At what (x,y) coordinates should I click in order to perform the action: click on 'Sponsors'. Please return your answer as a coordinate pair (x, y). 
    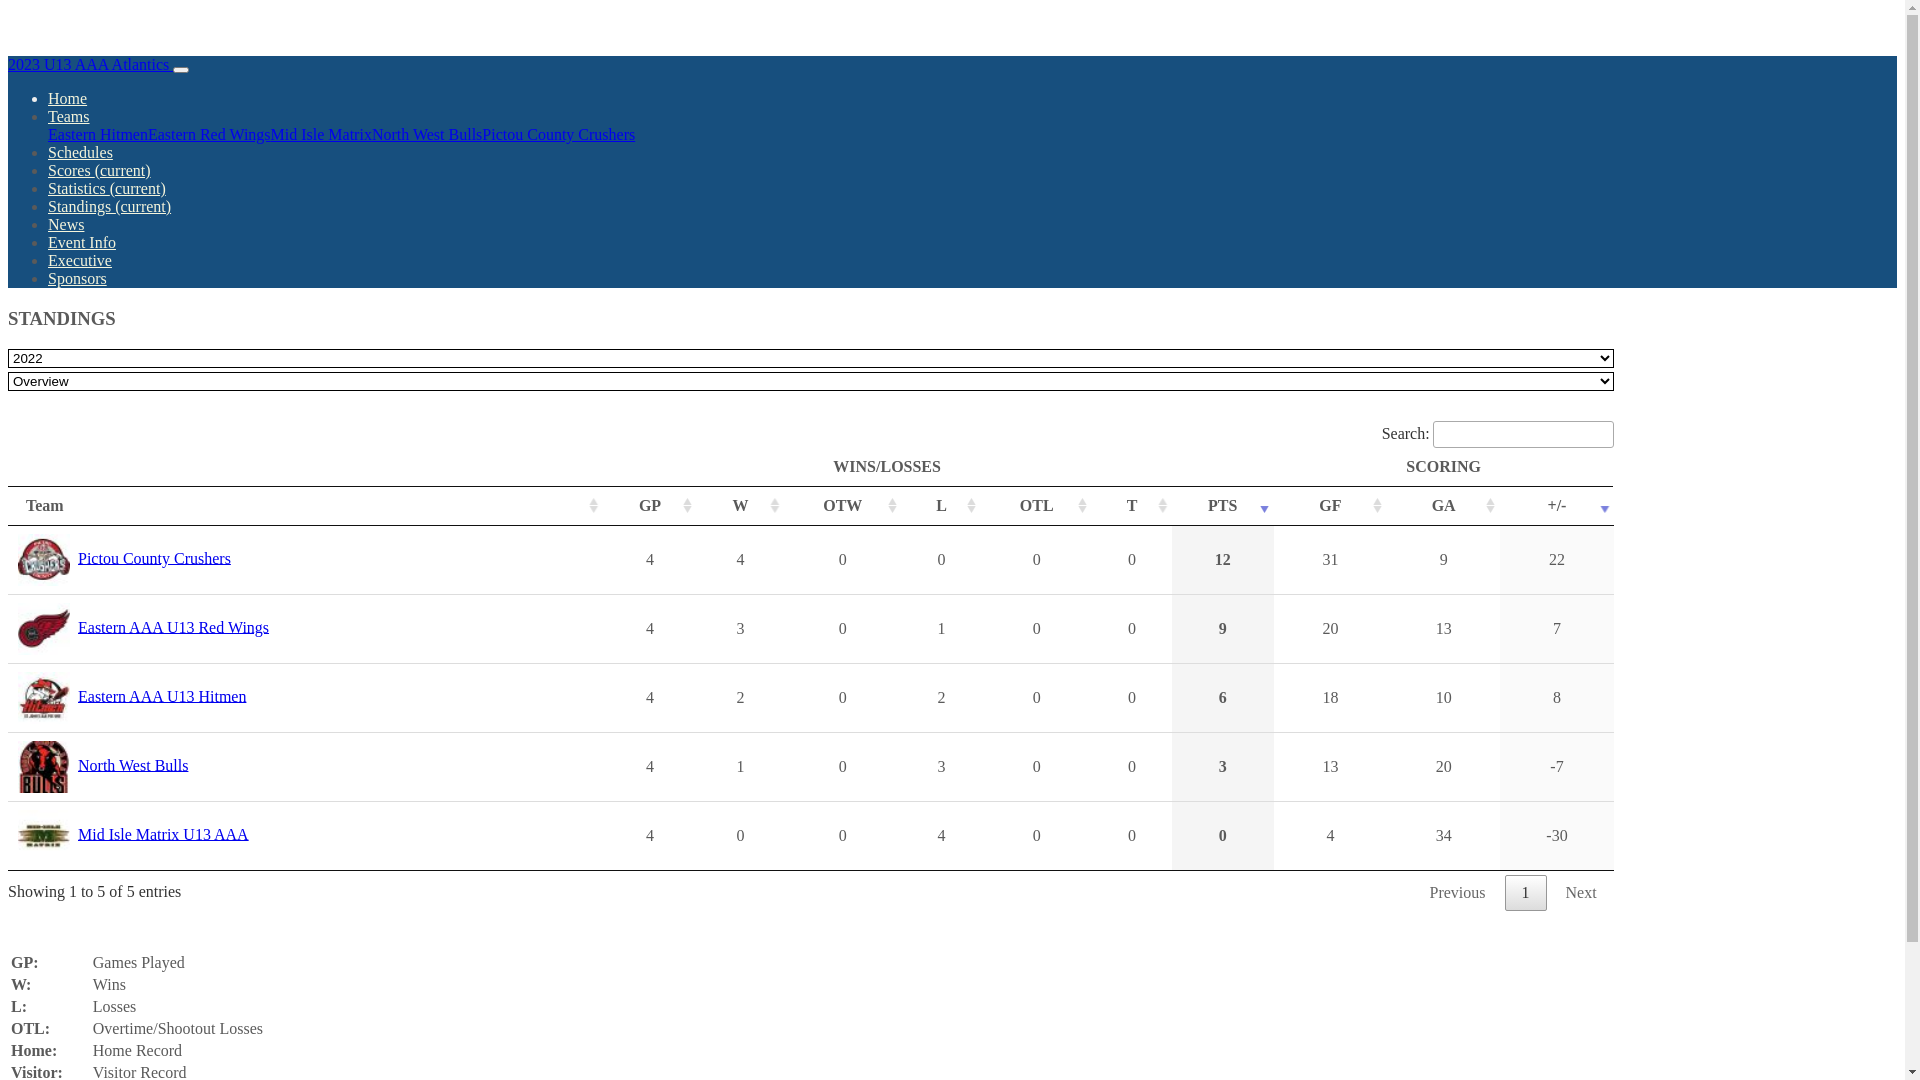
    Looking at the image, I should click on (77, 278).